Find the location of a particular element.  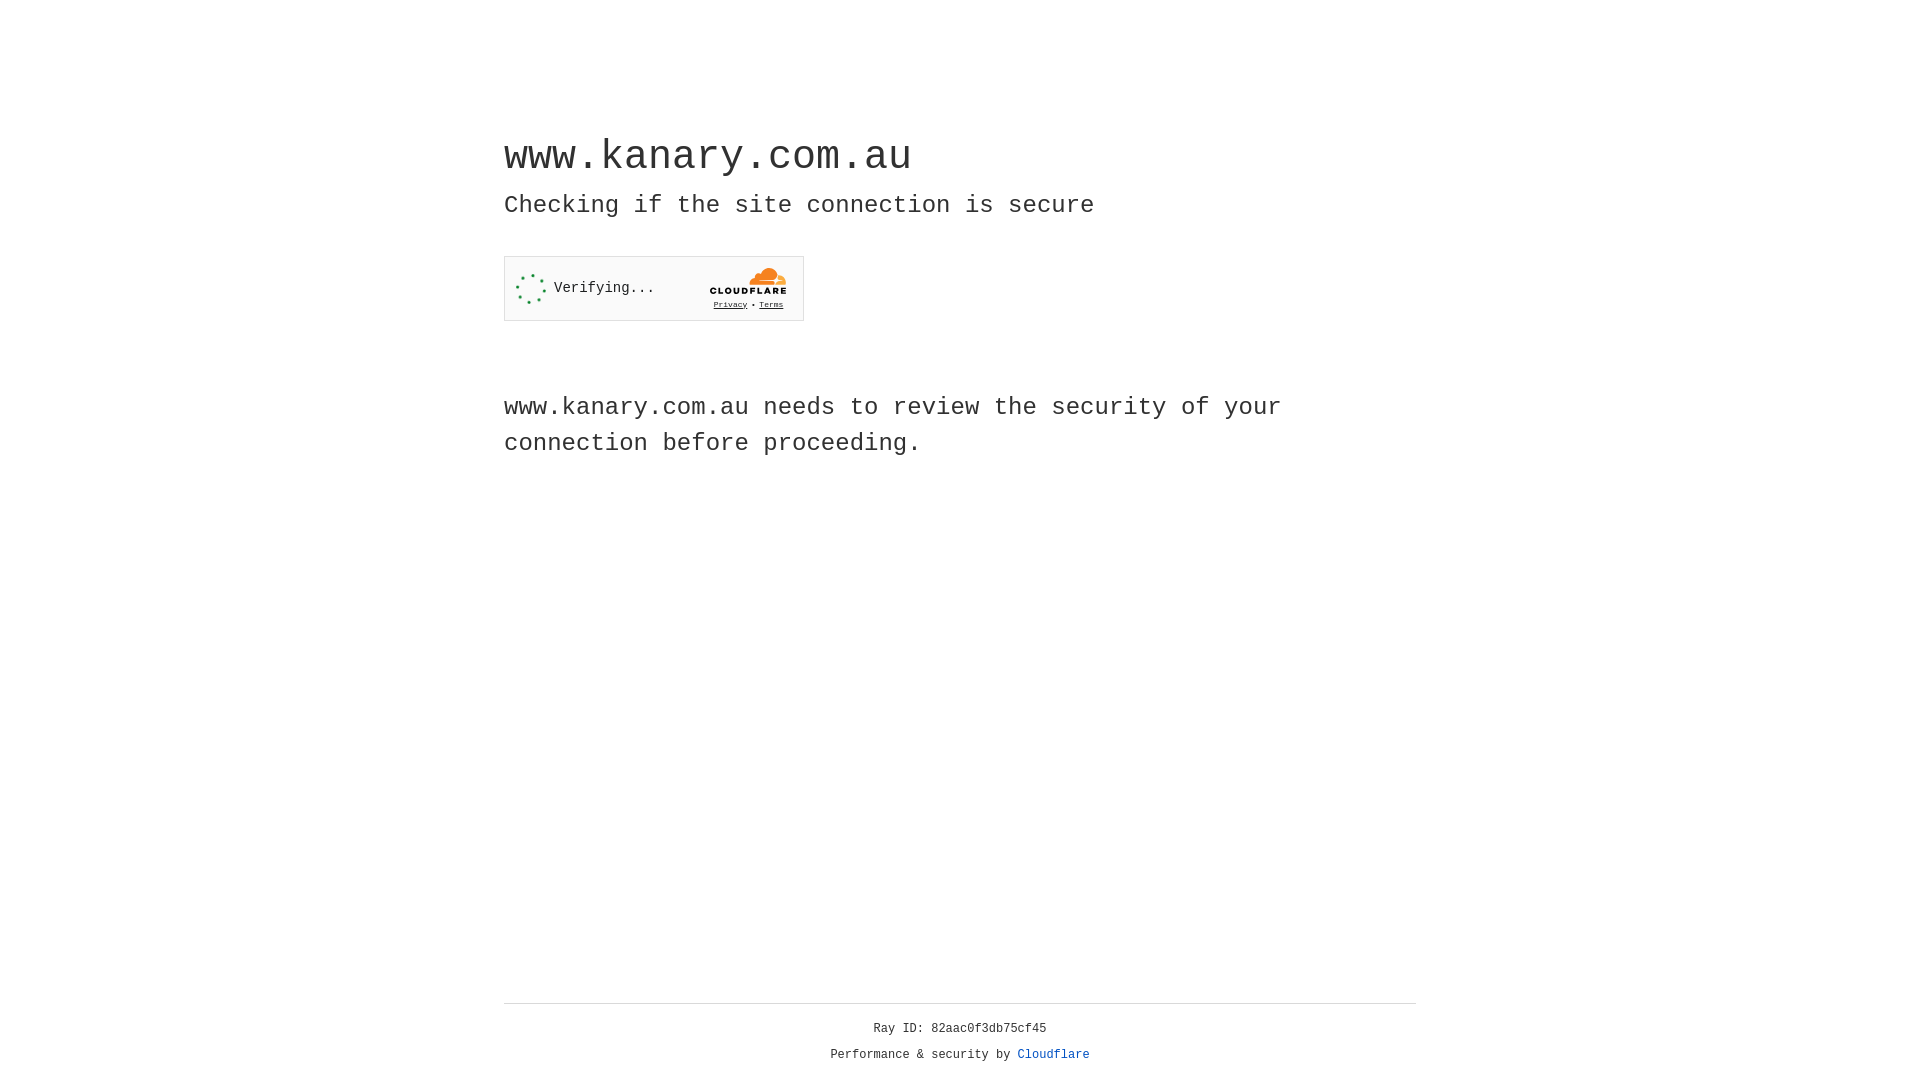

'Widget containing a Cloudflare security challenge' is located at coordinates (653, 288).